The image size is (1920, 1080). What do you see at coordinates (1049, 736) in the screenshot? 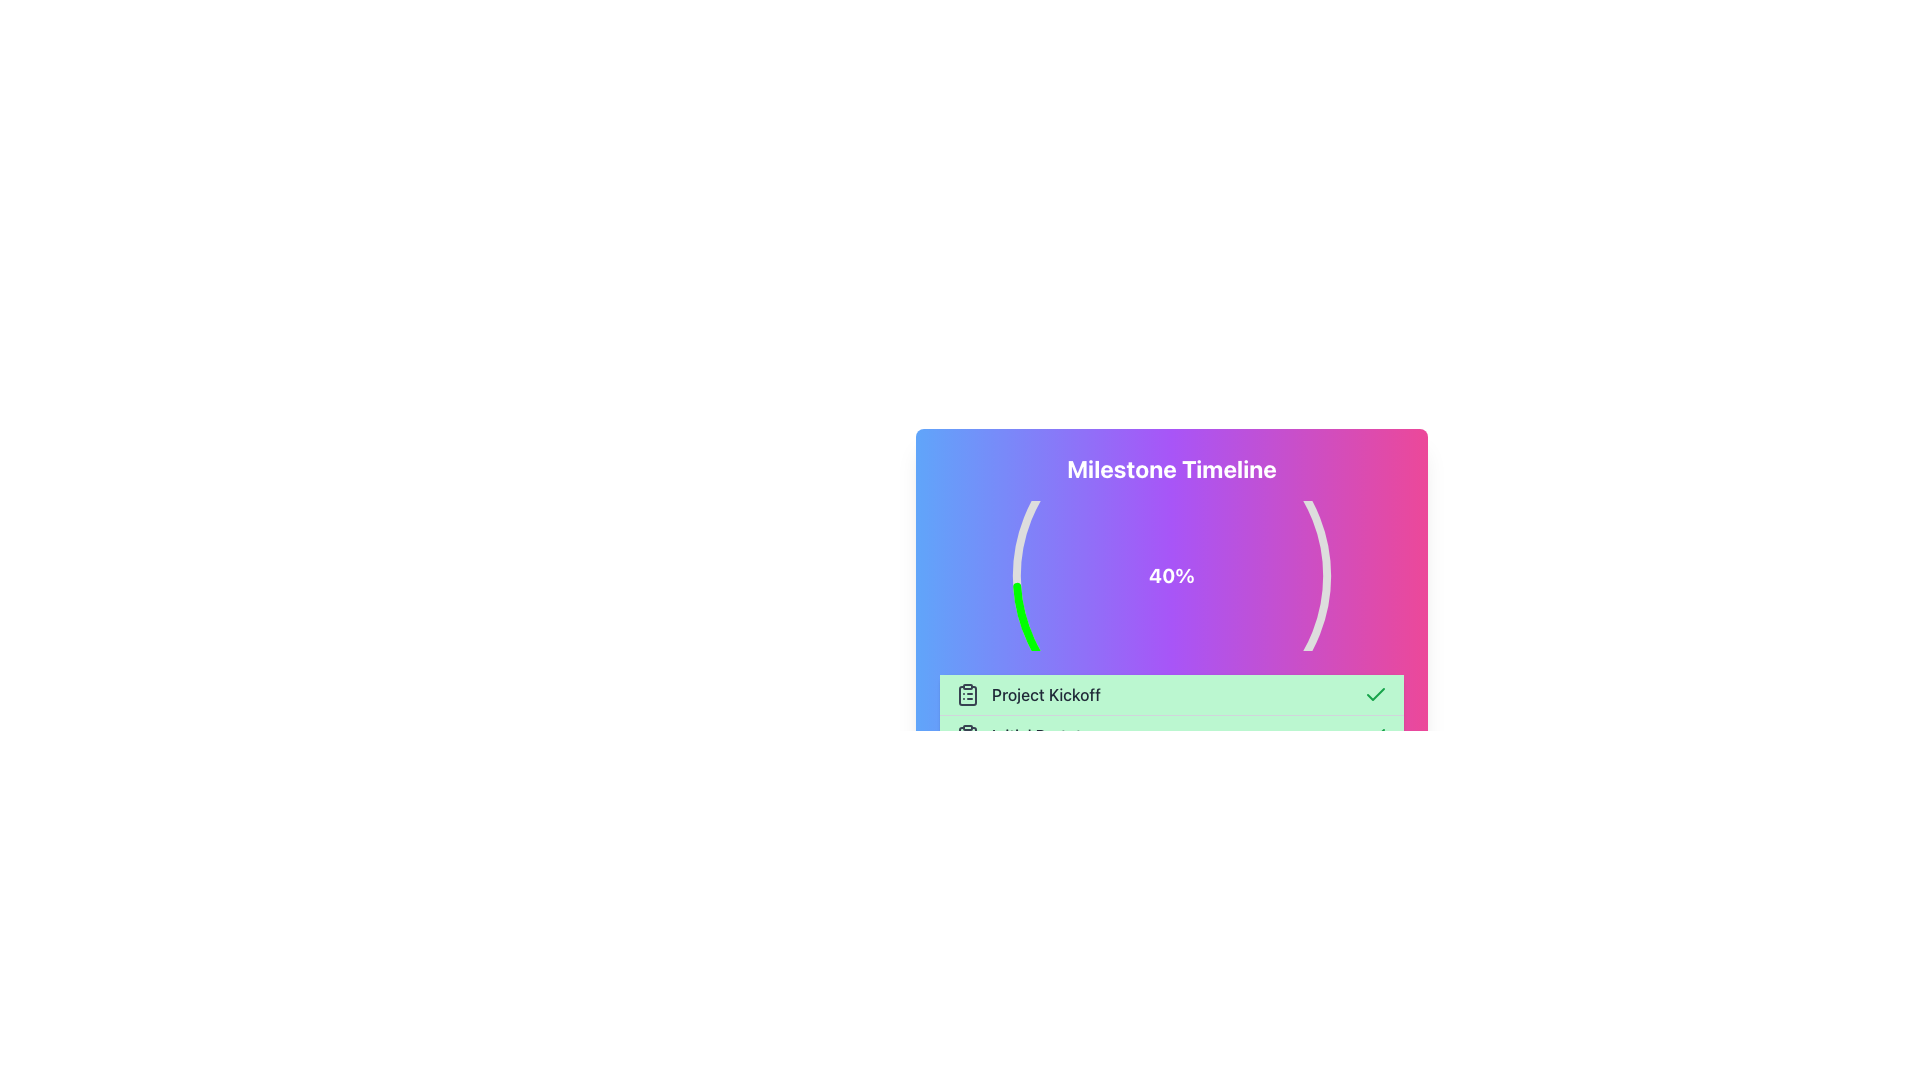
I see `the 'Initial Prototype' text element, which is the second item in the green bar under 'Milestone Timeline'` at bounding box center [1049, 736].